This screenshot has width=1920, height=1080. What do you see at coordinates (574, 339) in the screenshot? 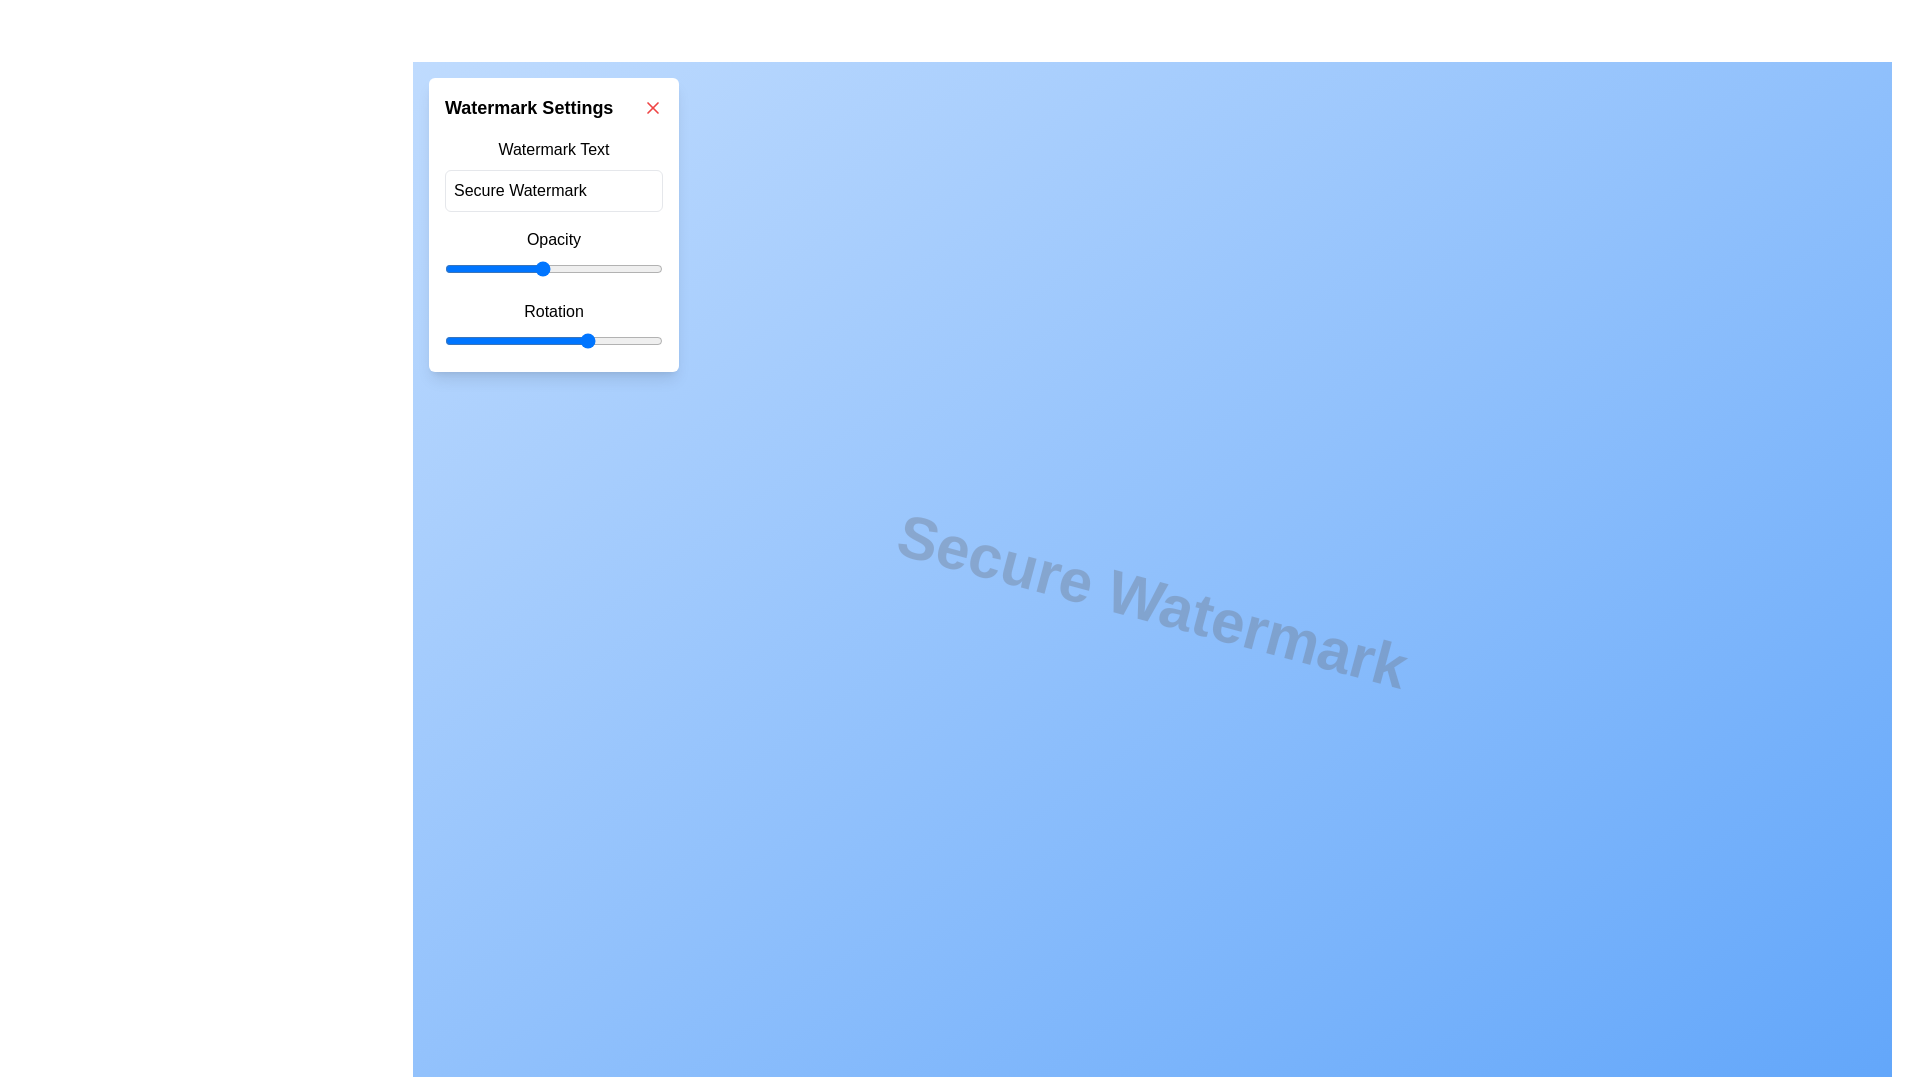
I see `the rotation` at bounding box center [574, 339].